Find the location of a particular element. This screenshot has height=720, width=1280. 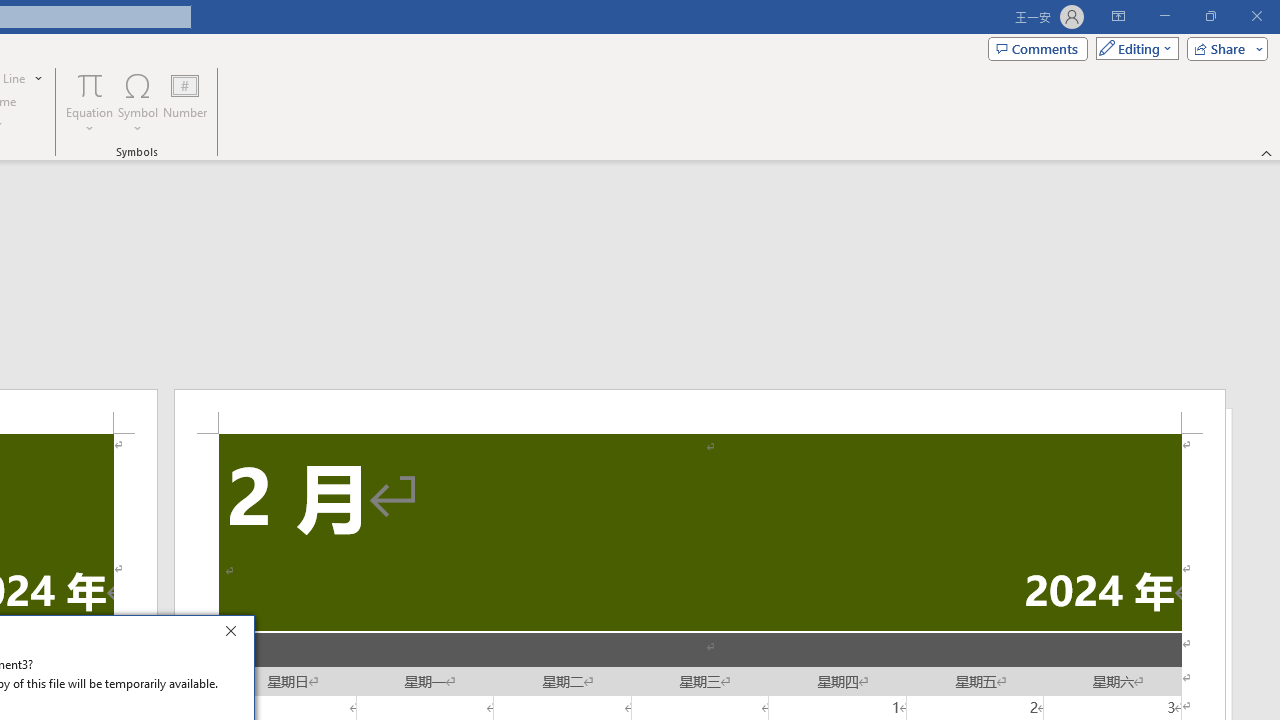

'Number...' is located at coordinates (185, 103).